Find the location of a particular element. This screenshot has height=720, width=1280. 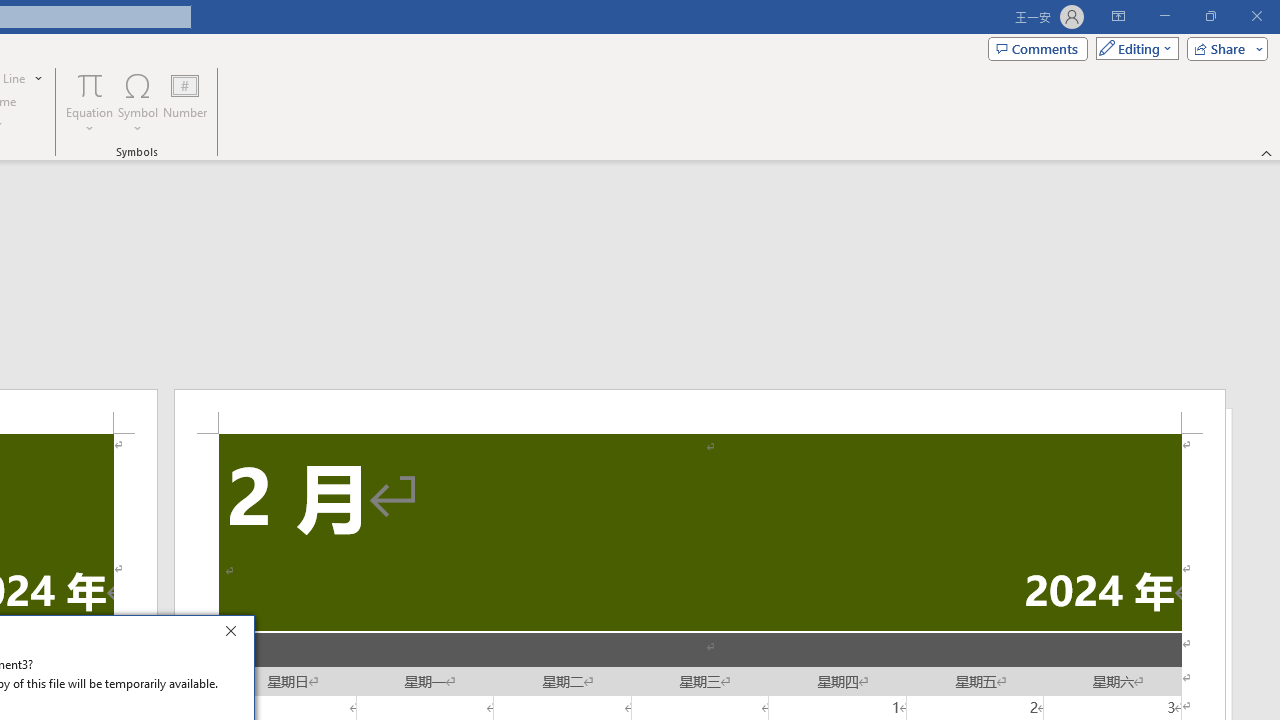

'Number...' is located at coordinates (185, 103).